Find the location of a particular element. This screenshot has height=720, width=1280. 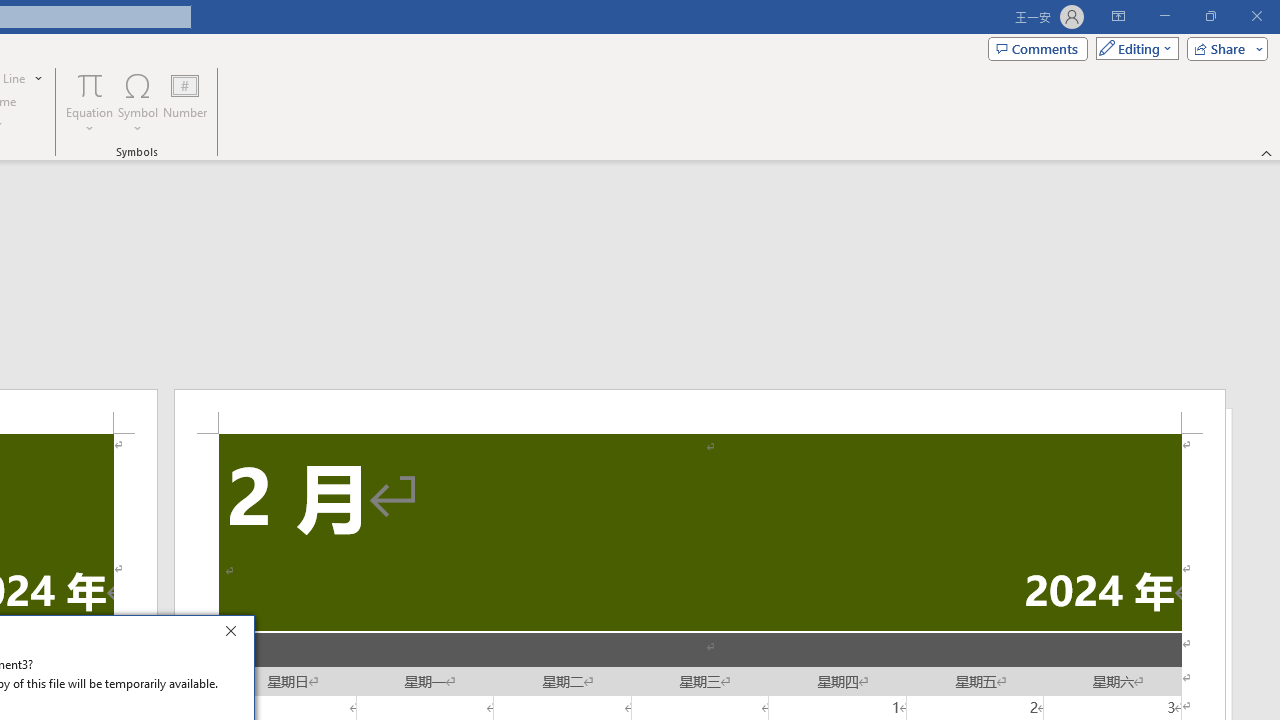

'Number...' is located at coordinates (185, 103).